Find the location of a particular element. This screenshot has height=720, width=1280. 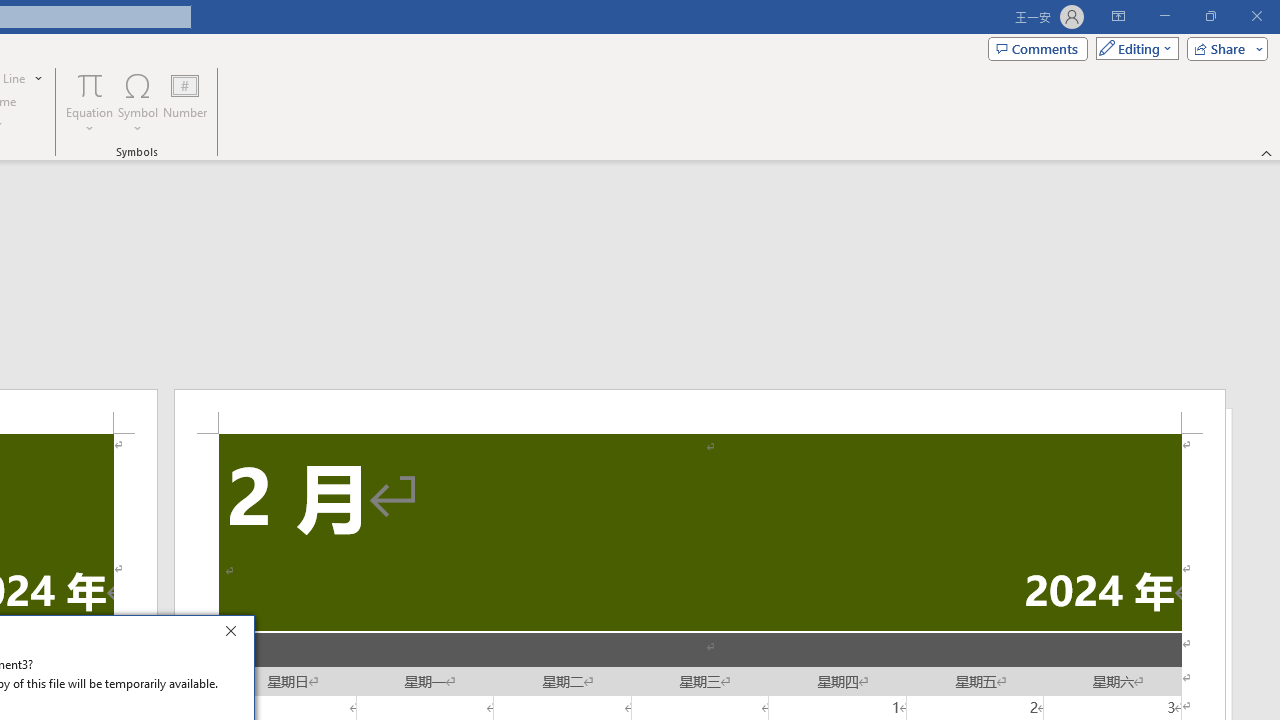

'Number...' is located at coordinates (185, 103).